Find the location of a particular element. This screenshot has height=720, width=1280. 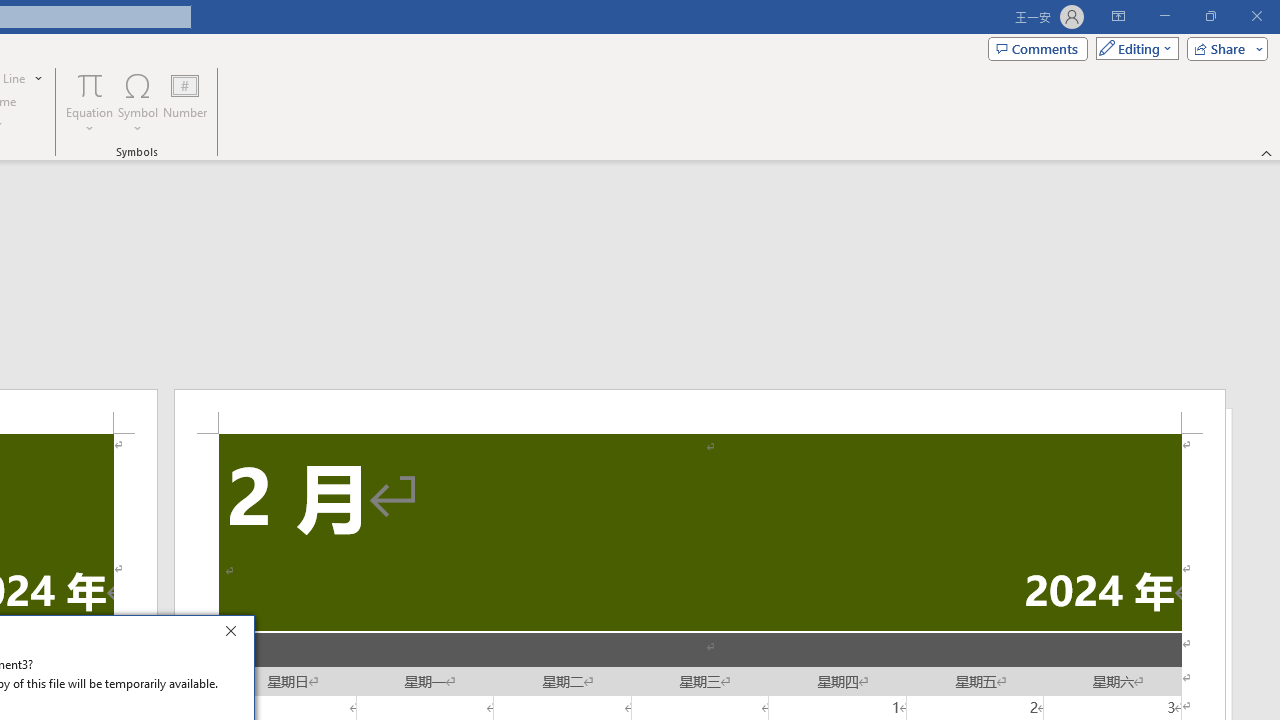

'Number...' is located at coordinates (185, 103).